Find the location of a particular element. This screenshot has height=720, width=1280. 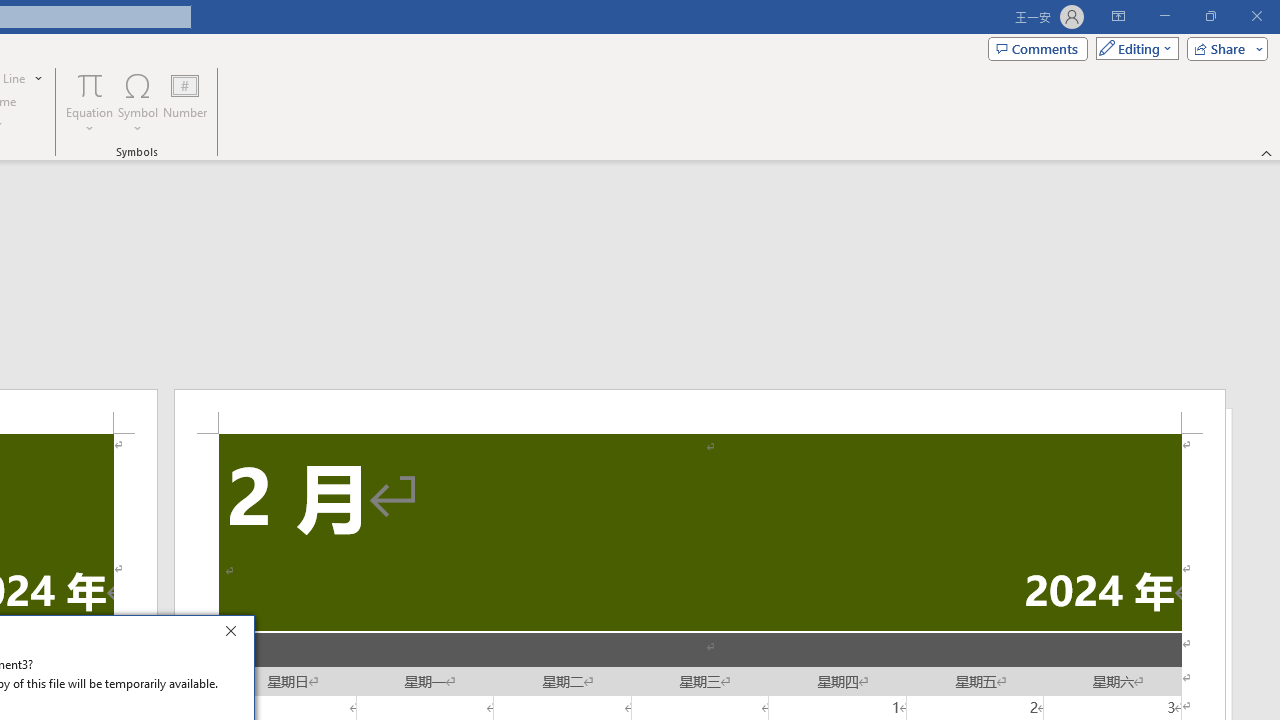

'Number...' is located at coordinates (185, 103).